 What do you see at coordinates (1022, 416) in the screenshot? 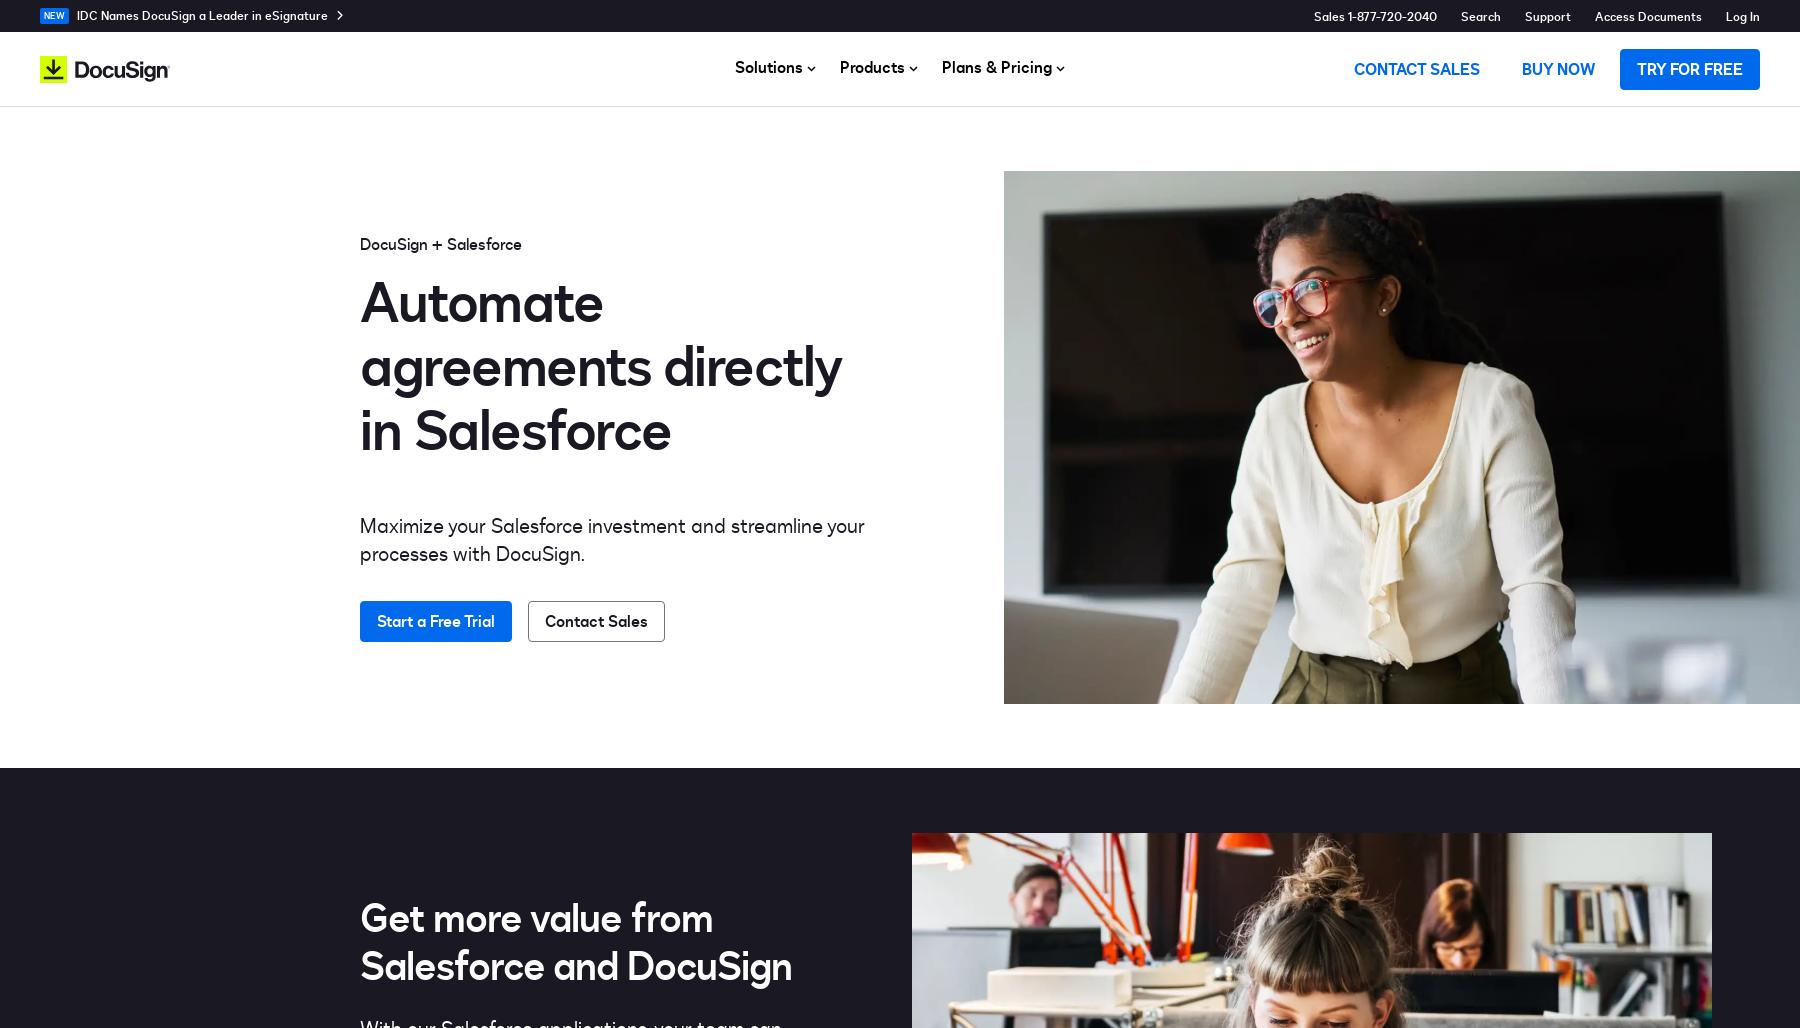
I see `'Transform the procure-to-pay process'` at bounding box center [1022, 416].